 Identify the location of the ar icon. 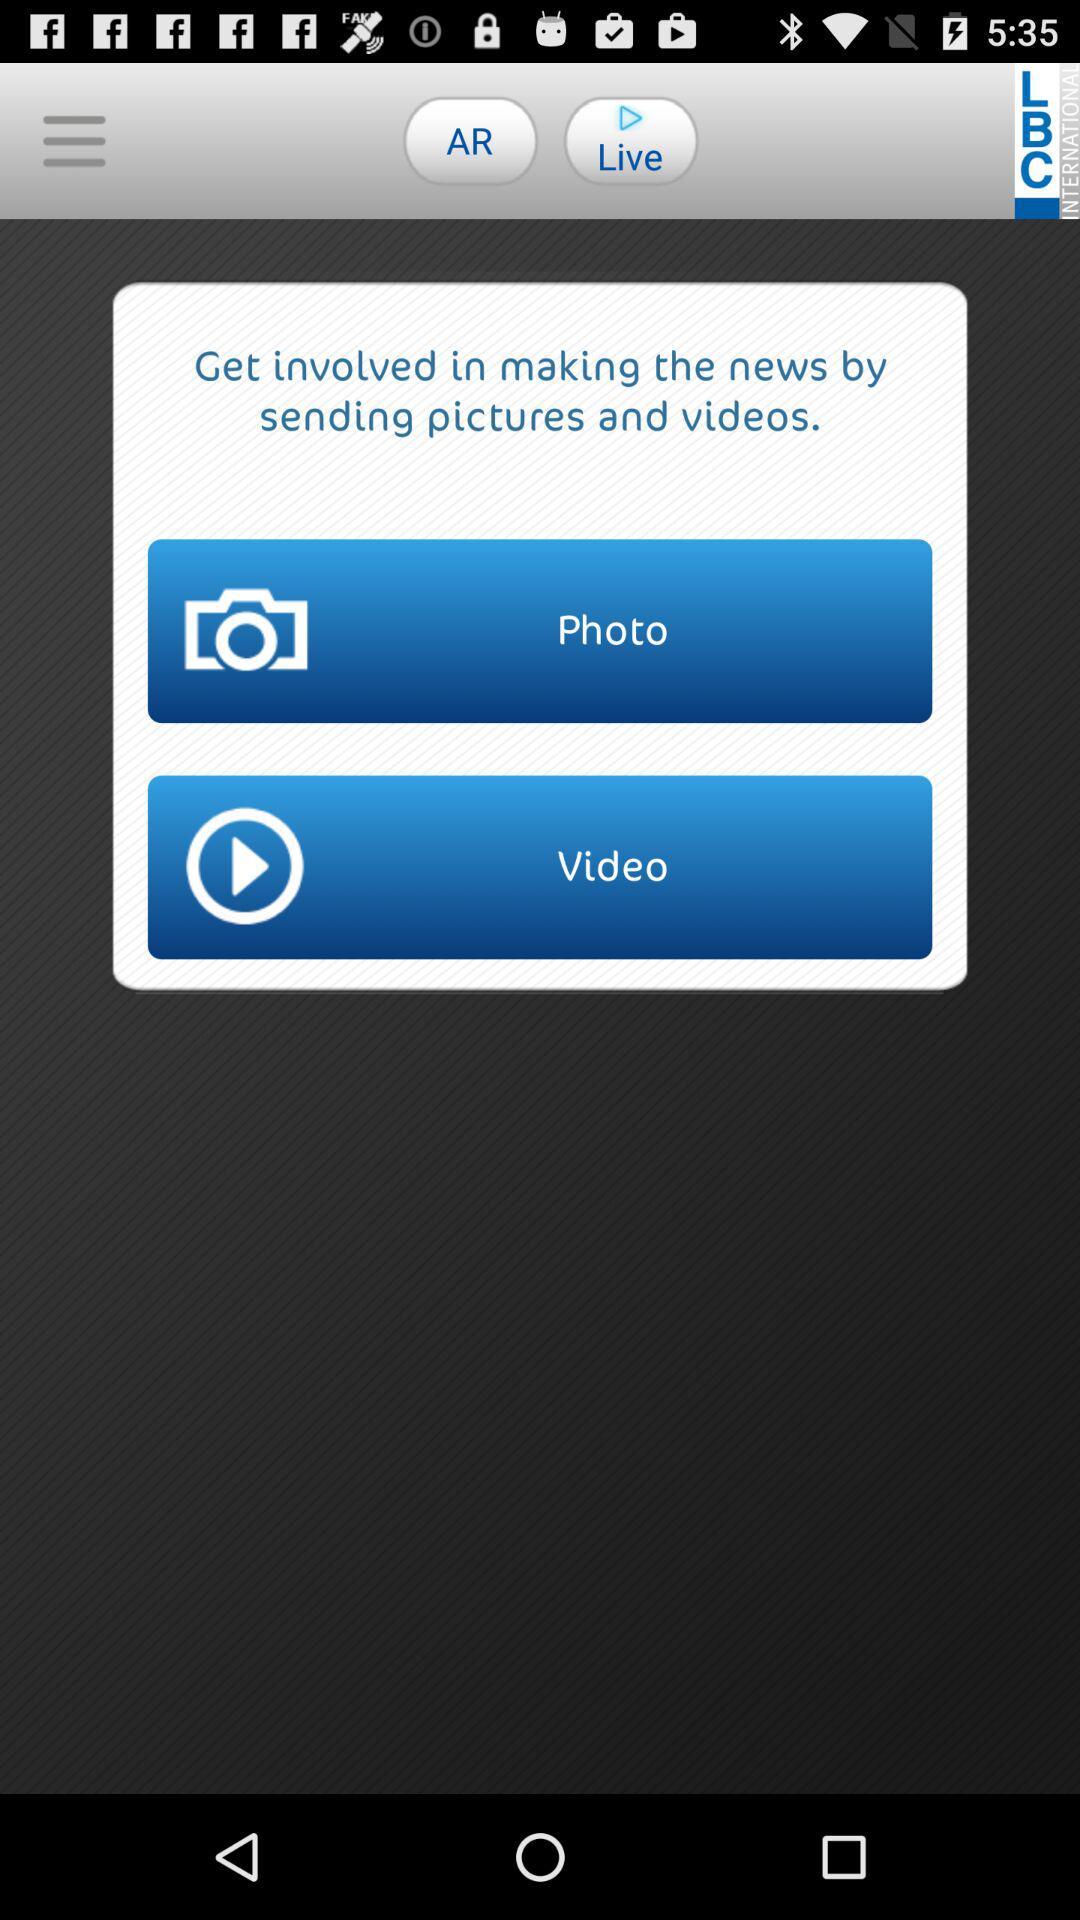
(470, 139).